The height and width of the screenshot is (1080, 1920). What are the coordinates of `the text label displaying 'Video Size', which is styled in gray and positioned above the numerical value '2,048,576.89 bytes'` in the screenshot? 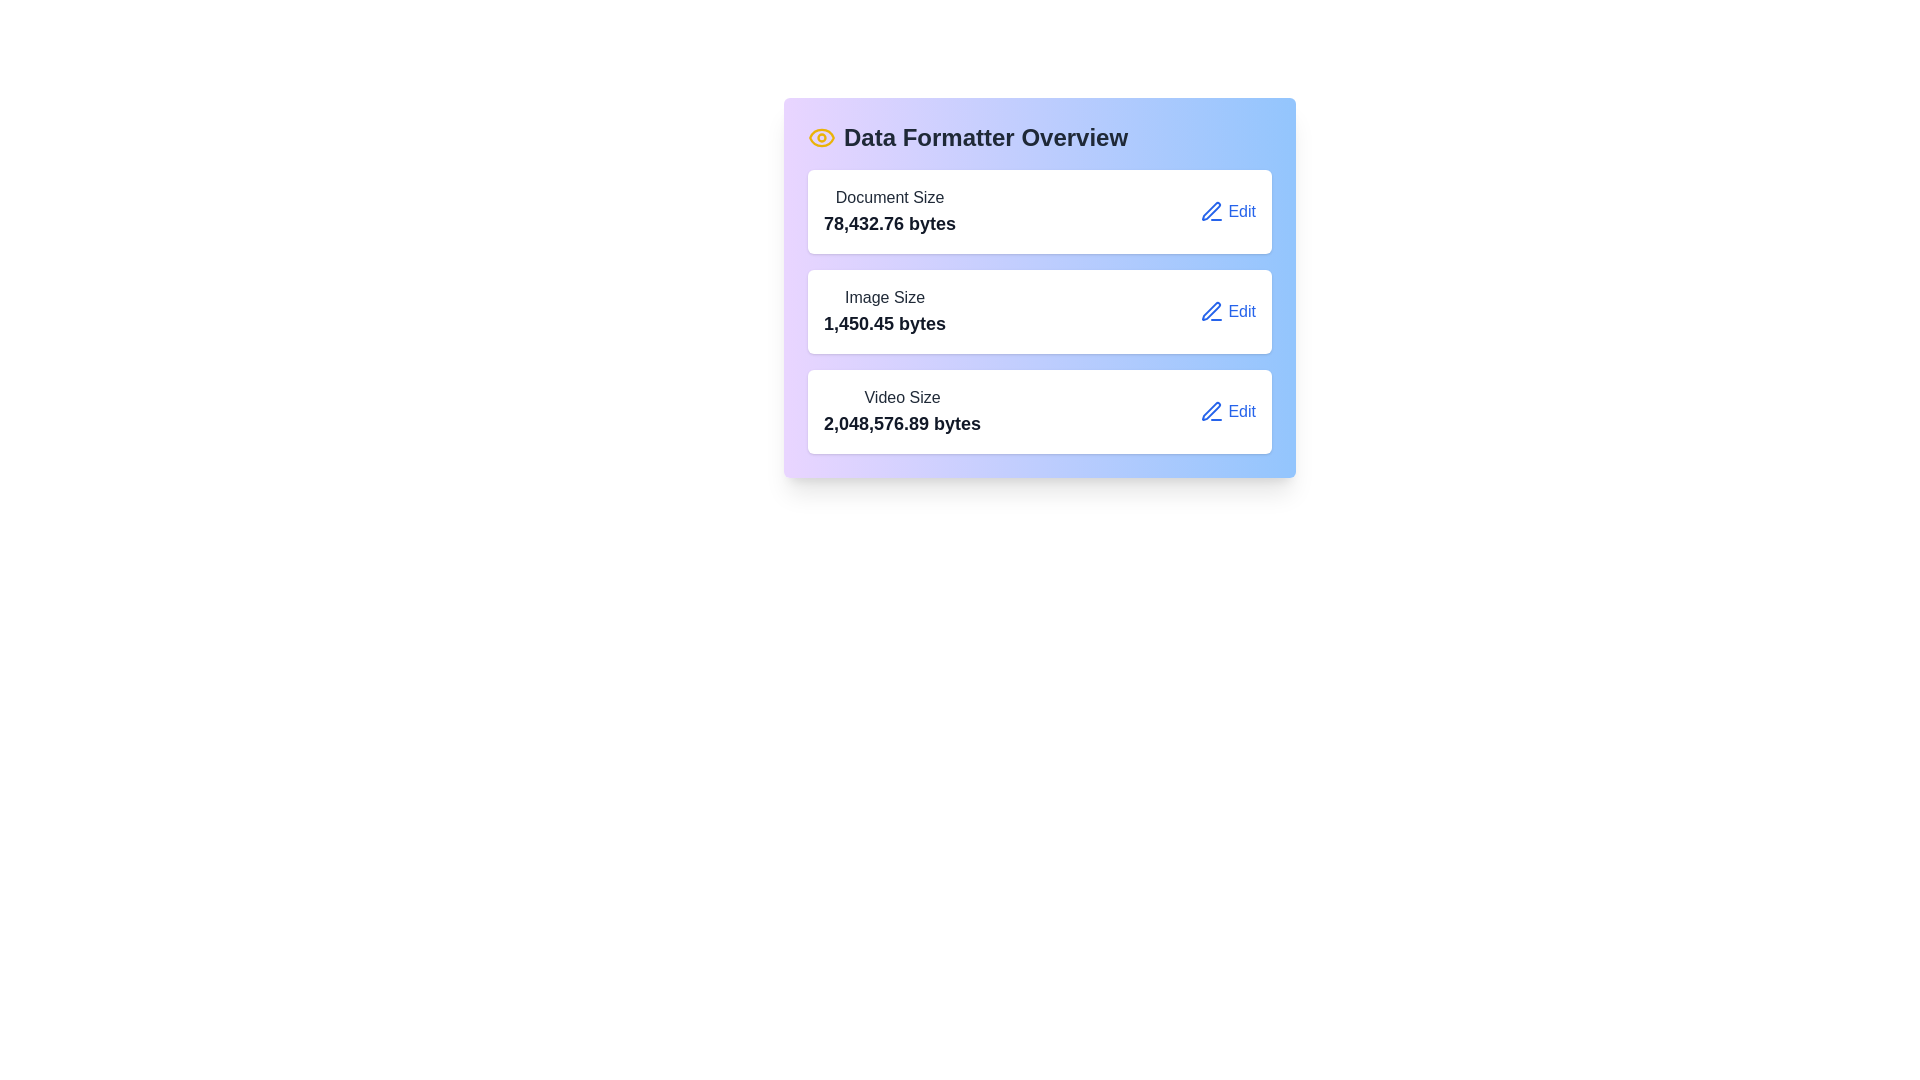 It's located at (901, 397).